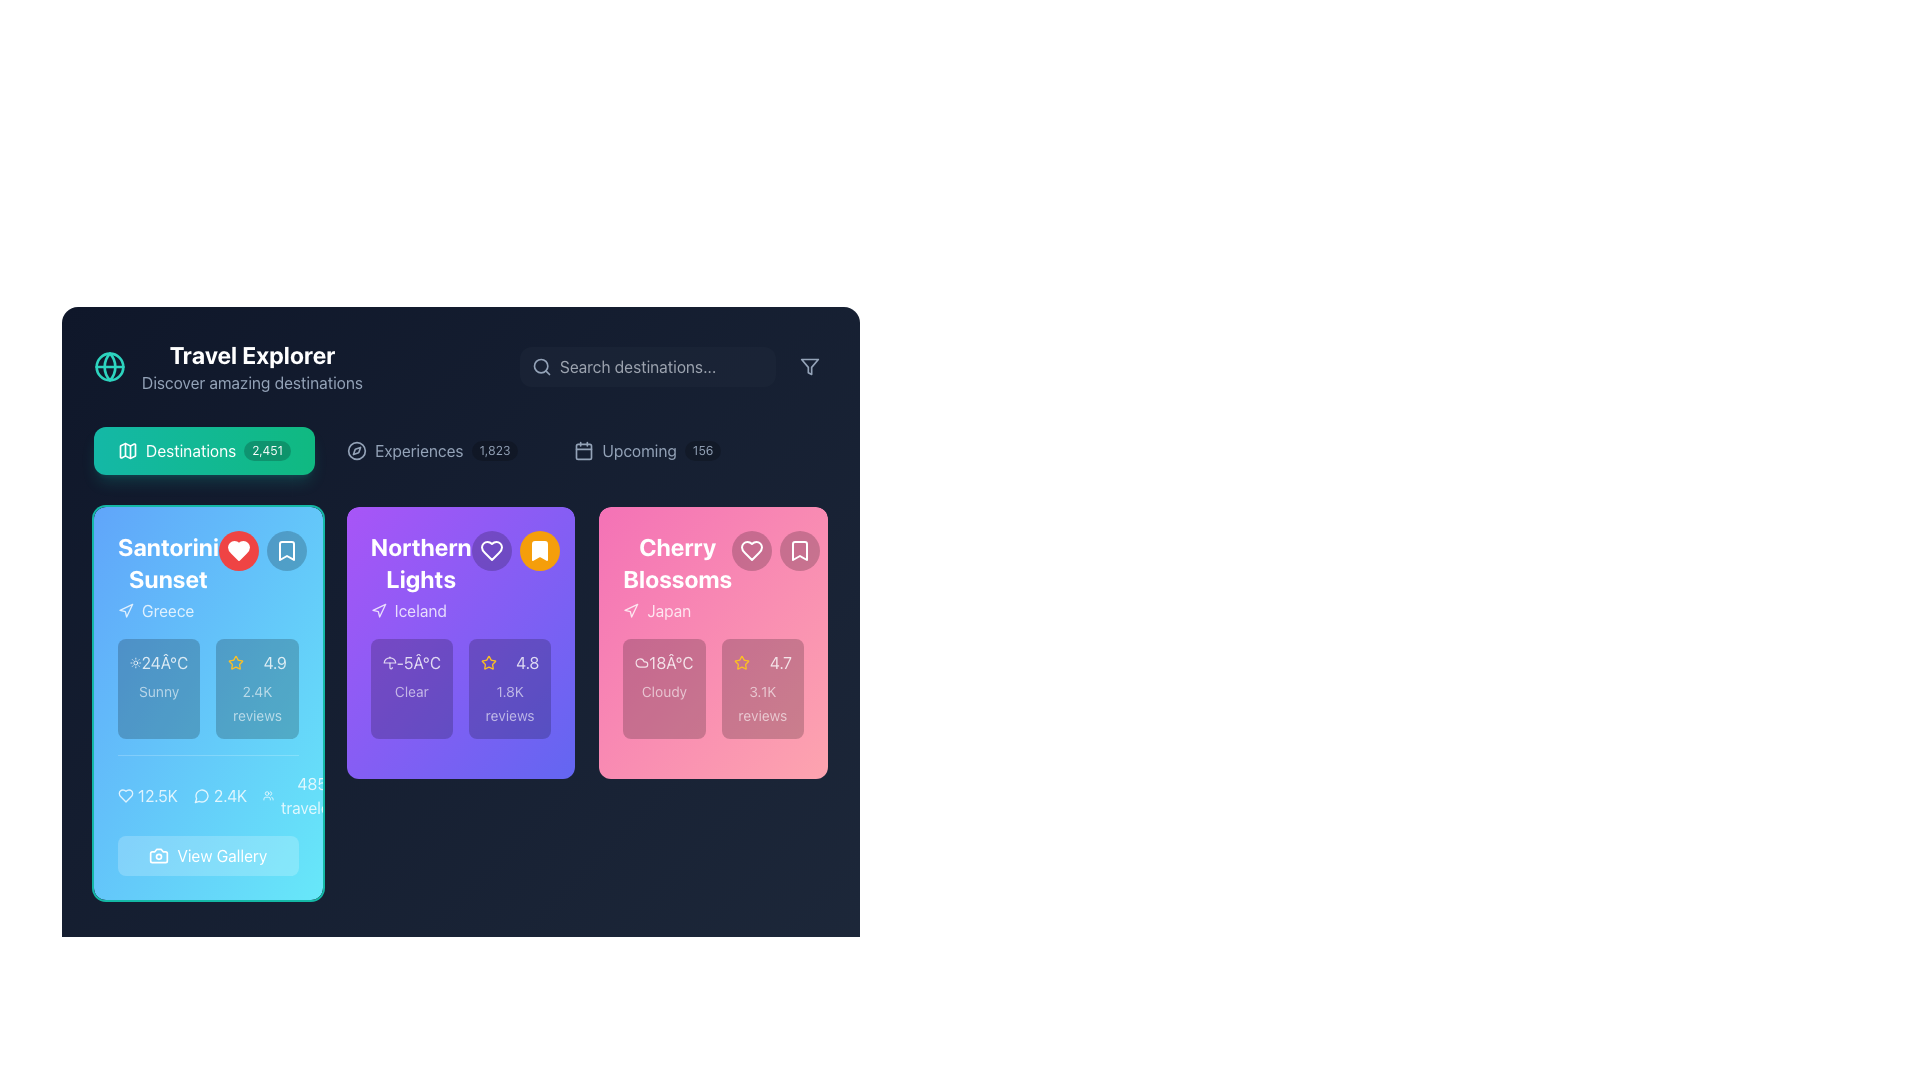 Image resolution: width=1920 pixels, height=1080 pixels. Describe the element at coordinates (417, 663) in the screenshot. I see `the temperature value text label associated with the 'Northern Lights' destination, which is located at the lower part of the purple card beneath the title and icon` at that location.